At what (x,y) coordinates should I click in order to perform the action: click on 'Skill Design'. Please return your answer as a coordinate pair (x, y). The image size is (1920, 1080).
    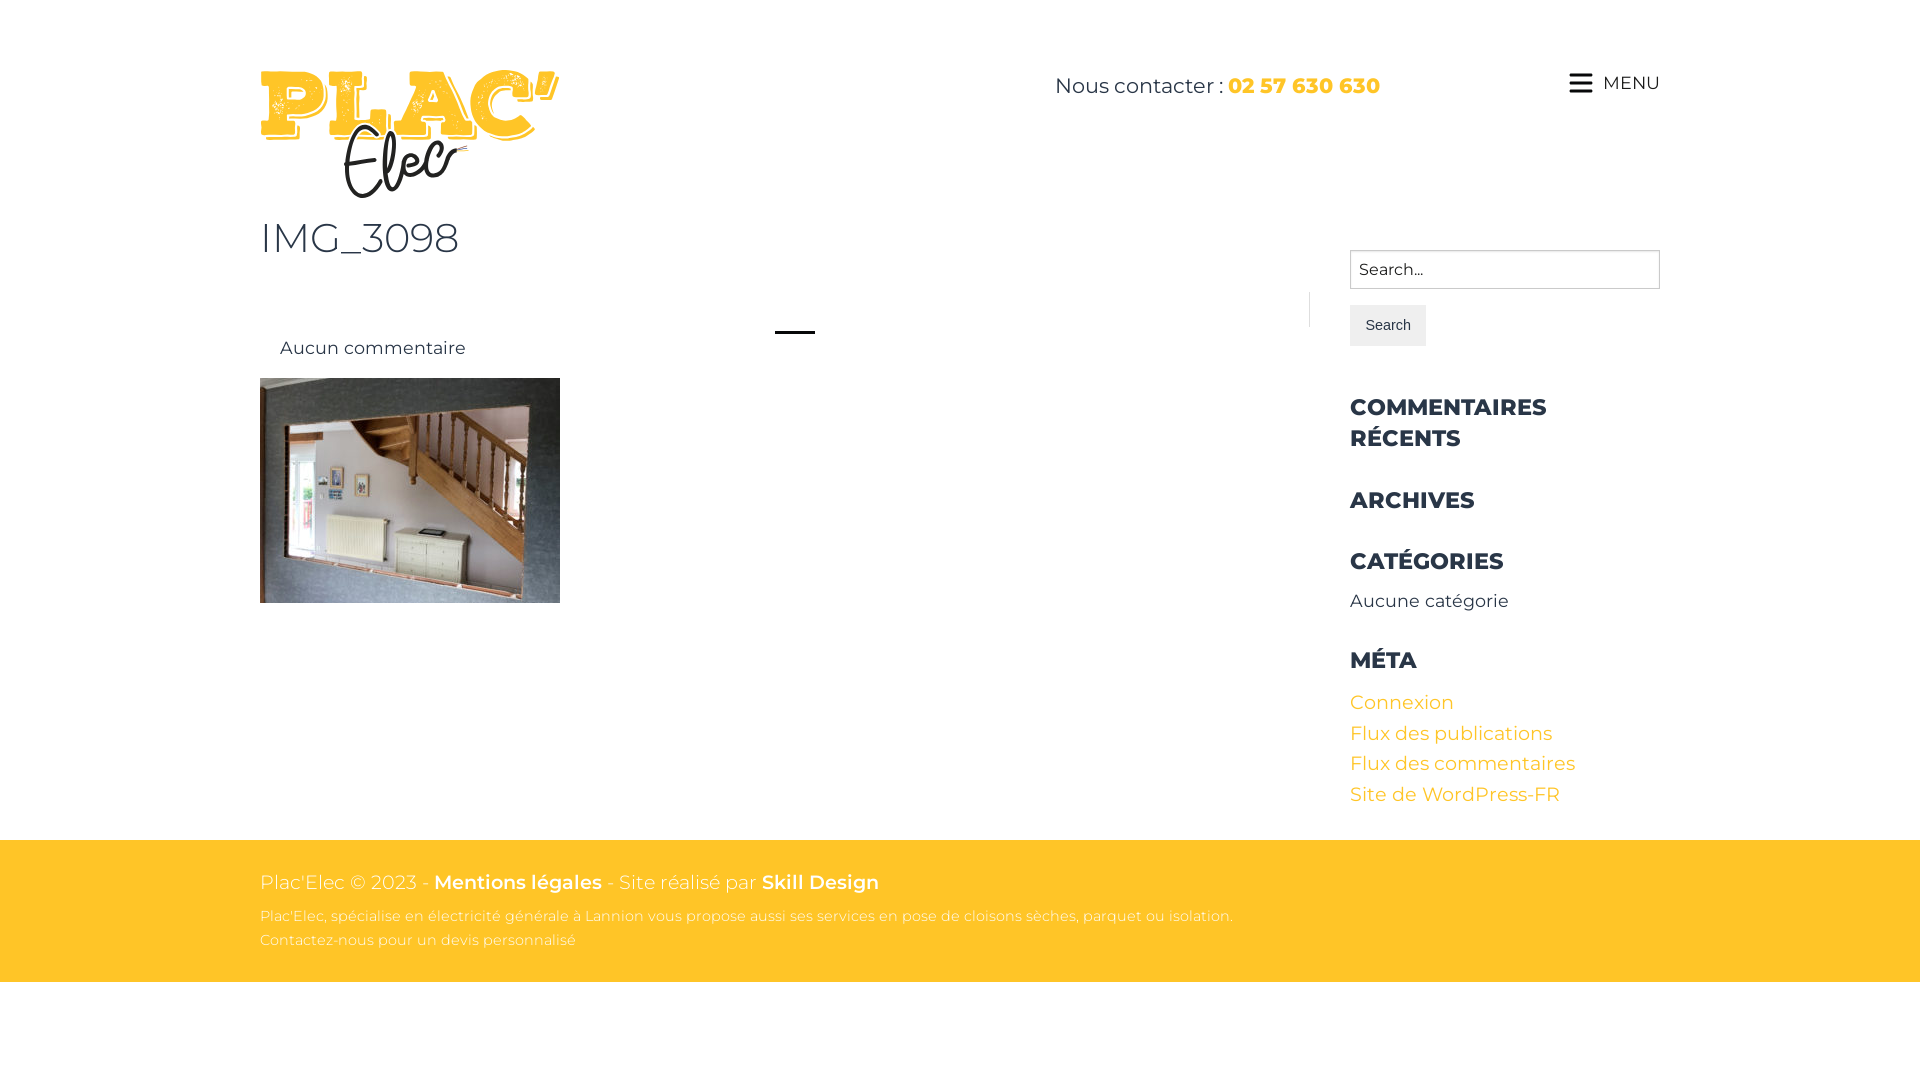
    Looking at the image, I should click on (761, 881).